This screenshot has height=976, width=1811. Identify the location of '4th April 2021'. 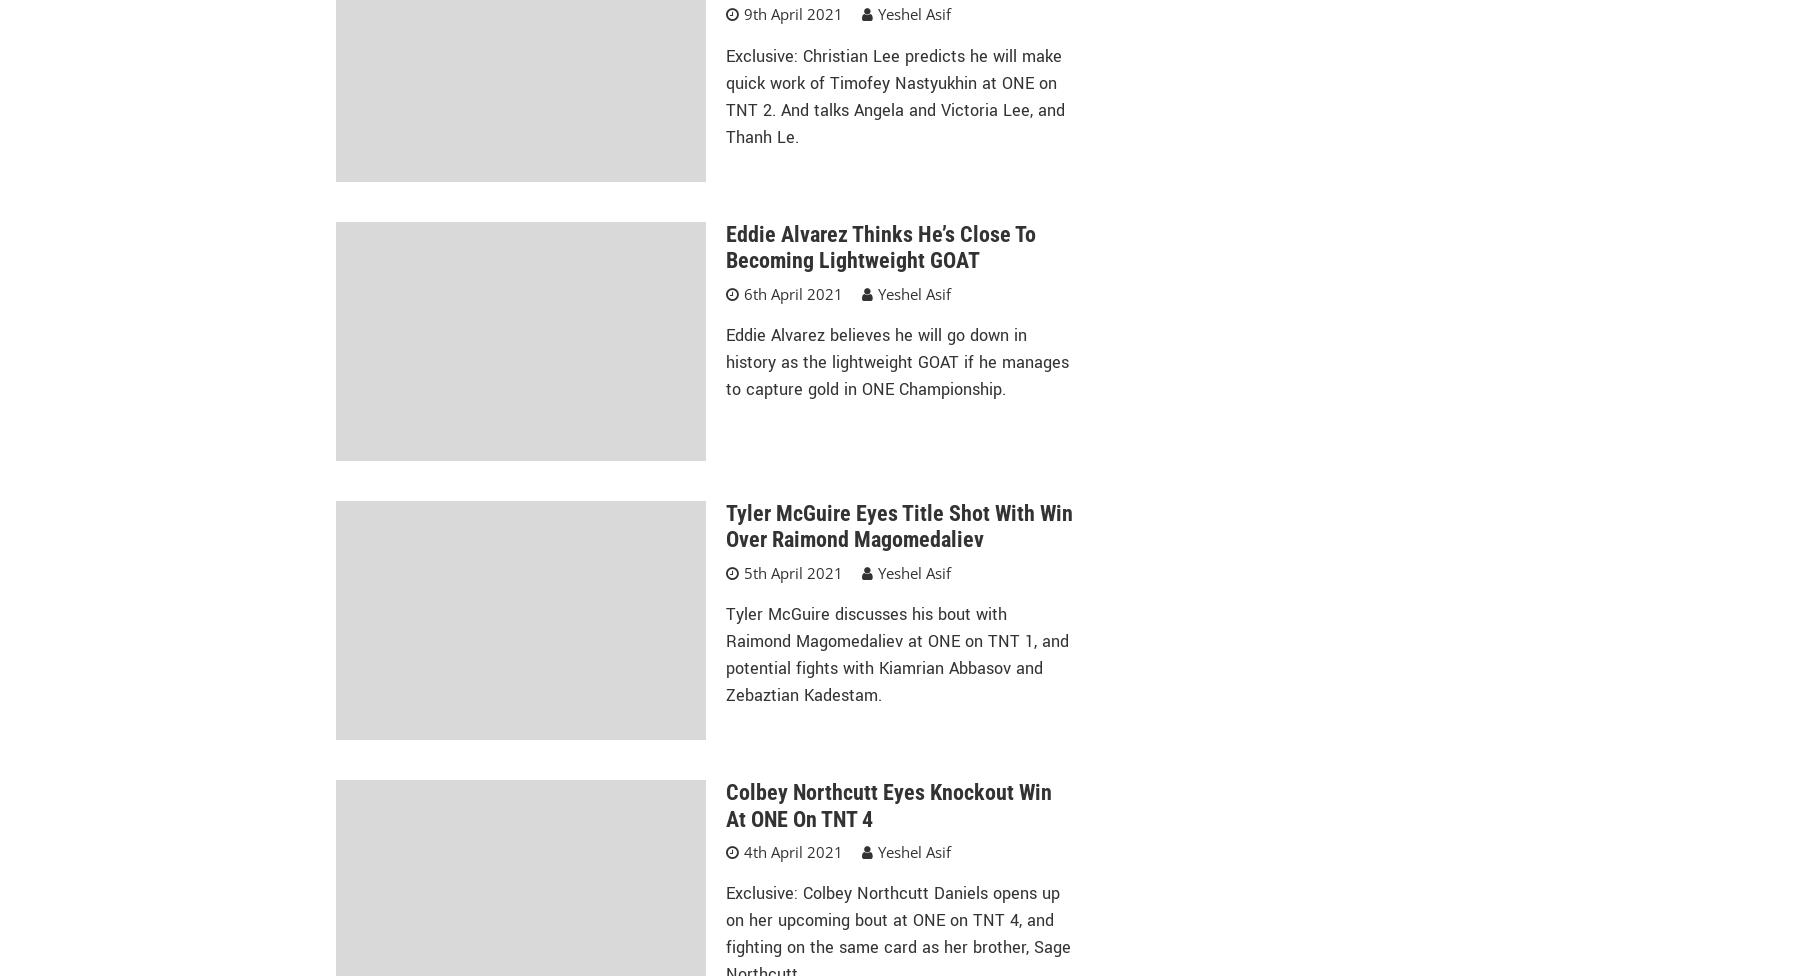
(791, 850).